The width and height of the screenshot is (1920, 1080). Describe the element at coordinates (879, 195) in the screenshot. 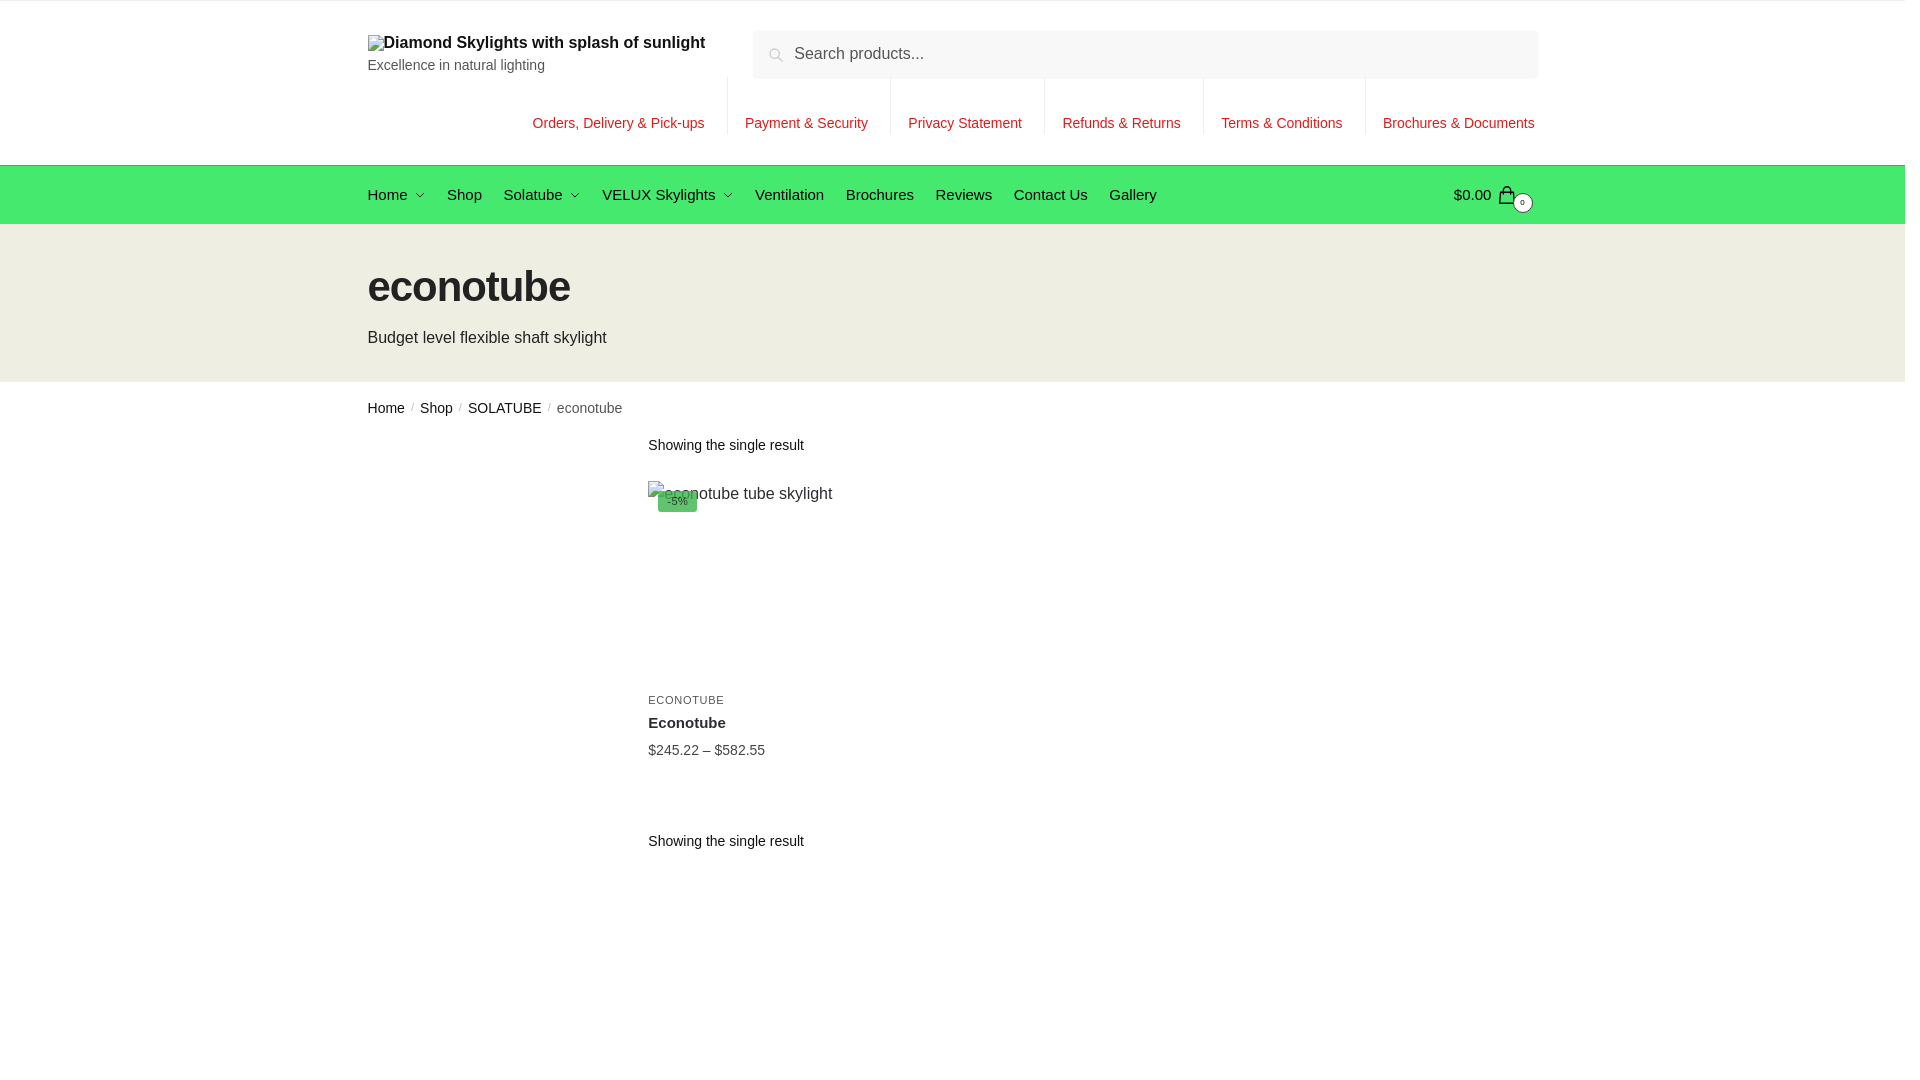

I see `'Brochures'` at that location.